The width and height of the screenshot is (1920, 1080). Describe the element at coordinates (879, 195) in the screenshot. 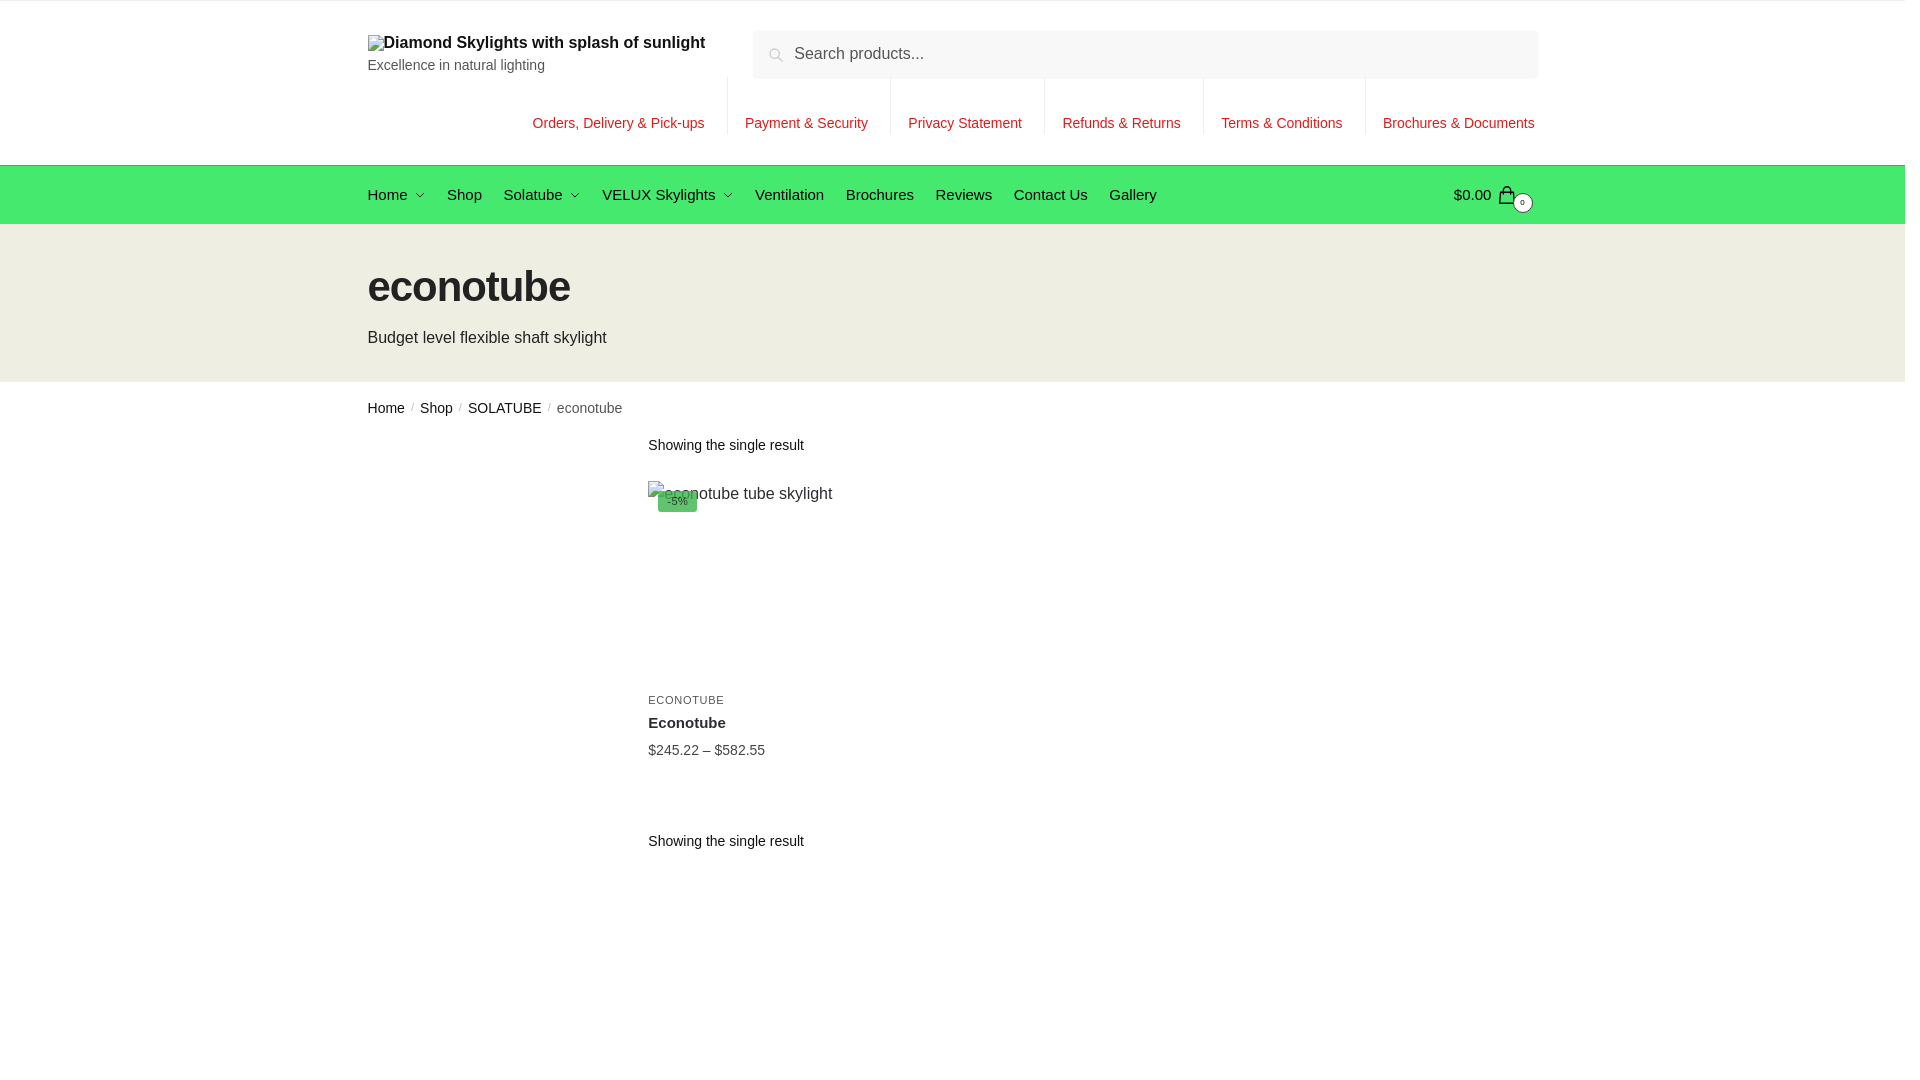

I see `'Brochures'` at that location.